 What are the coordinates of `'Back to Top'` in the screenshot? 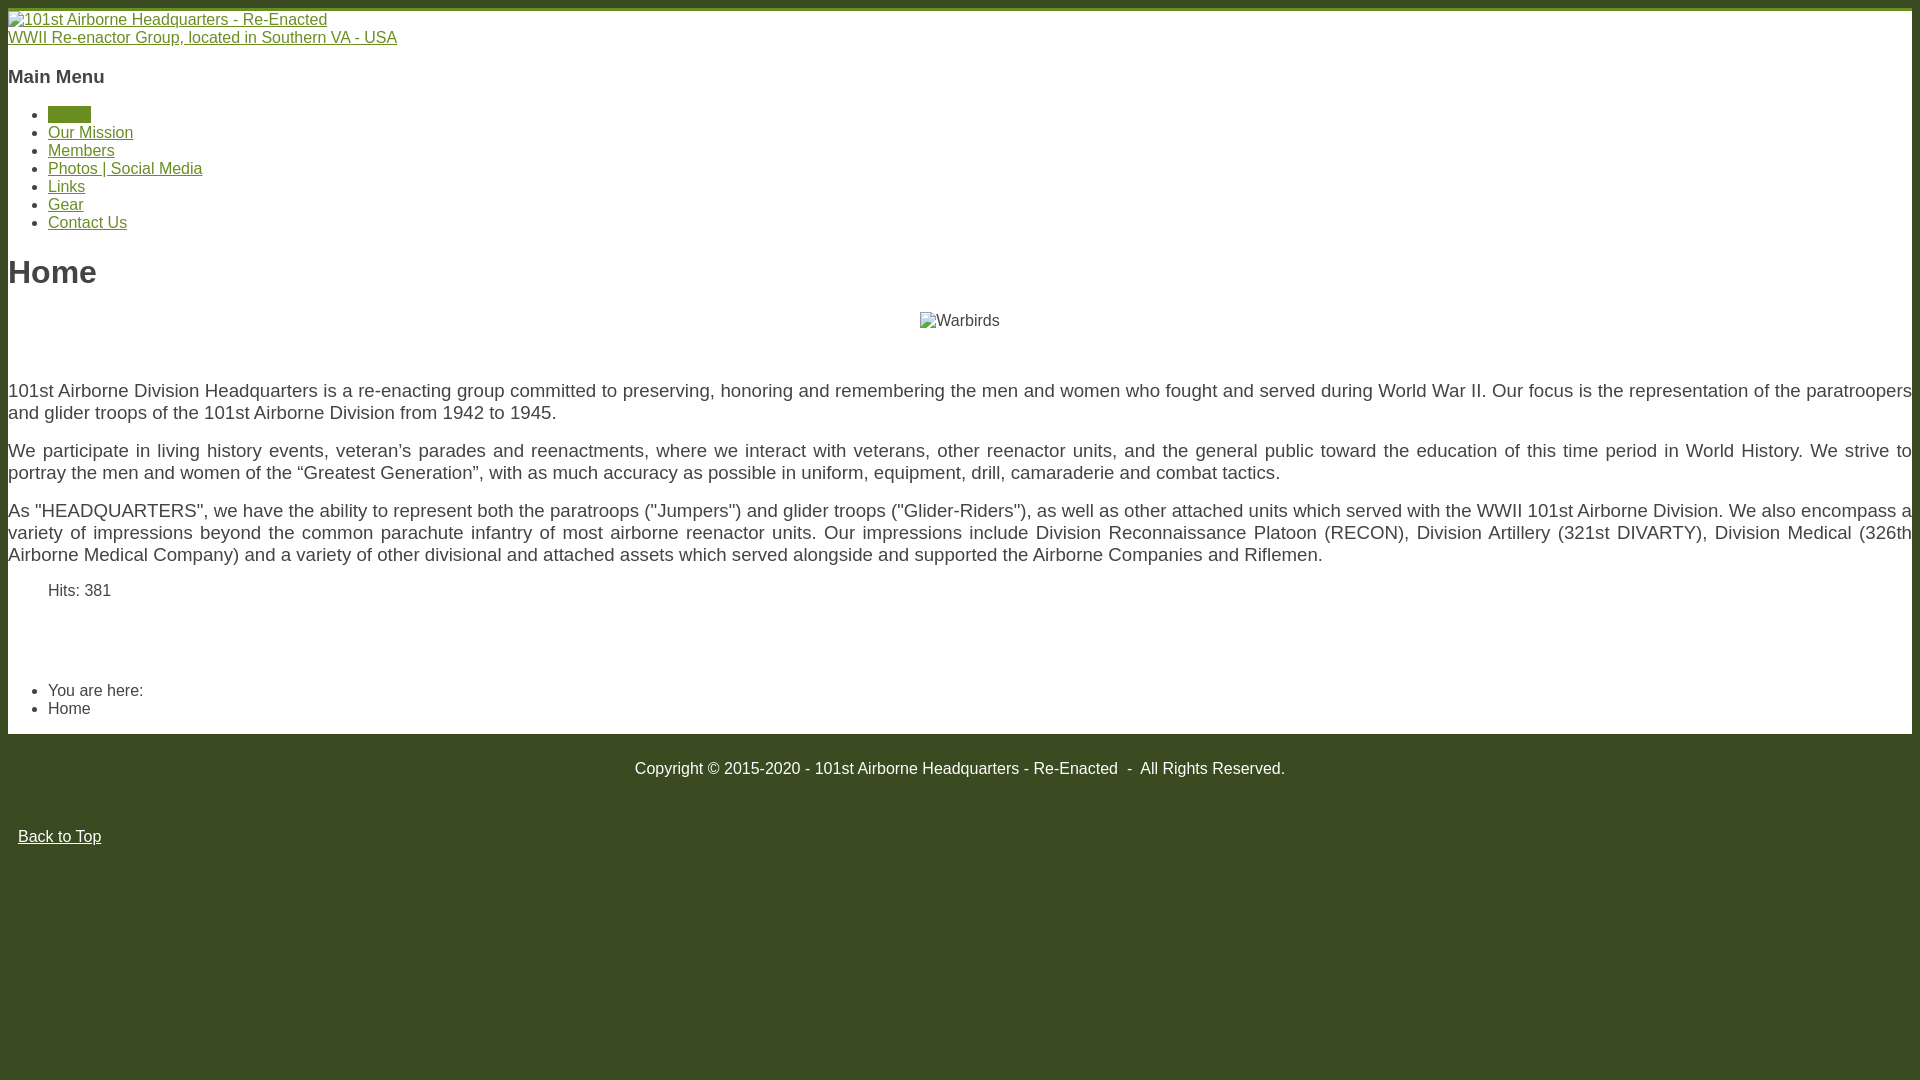 It's located at (59, 836).